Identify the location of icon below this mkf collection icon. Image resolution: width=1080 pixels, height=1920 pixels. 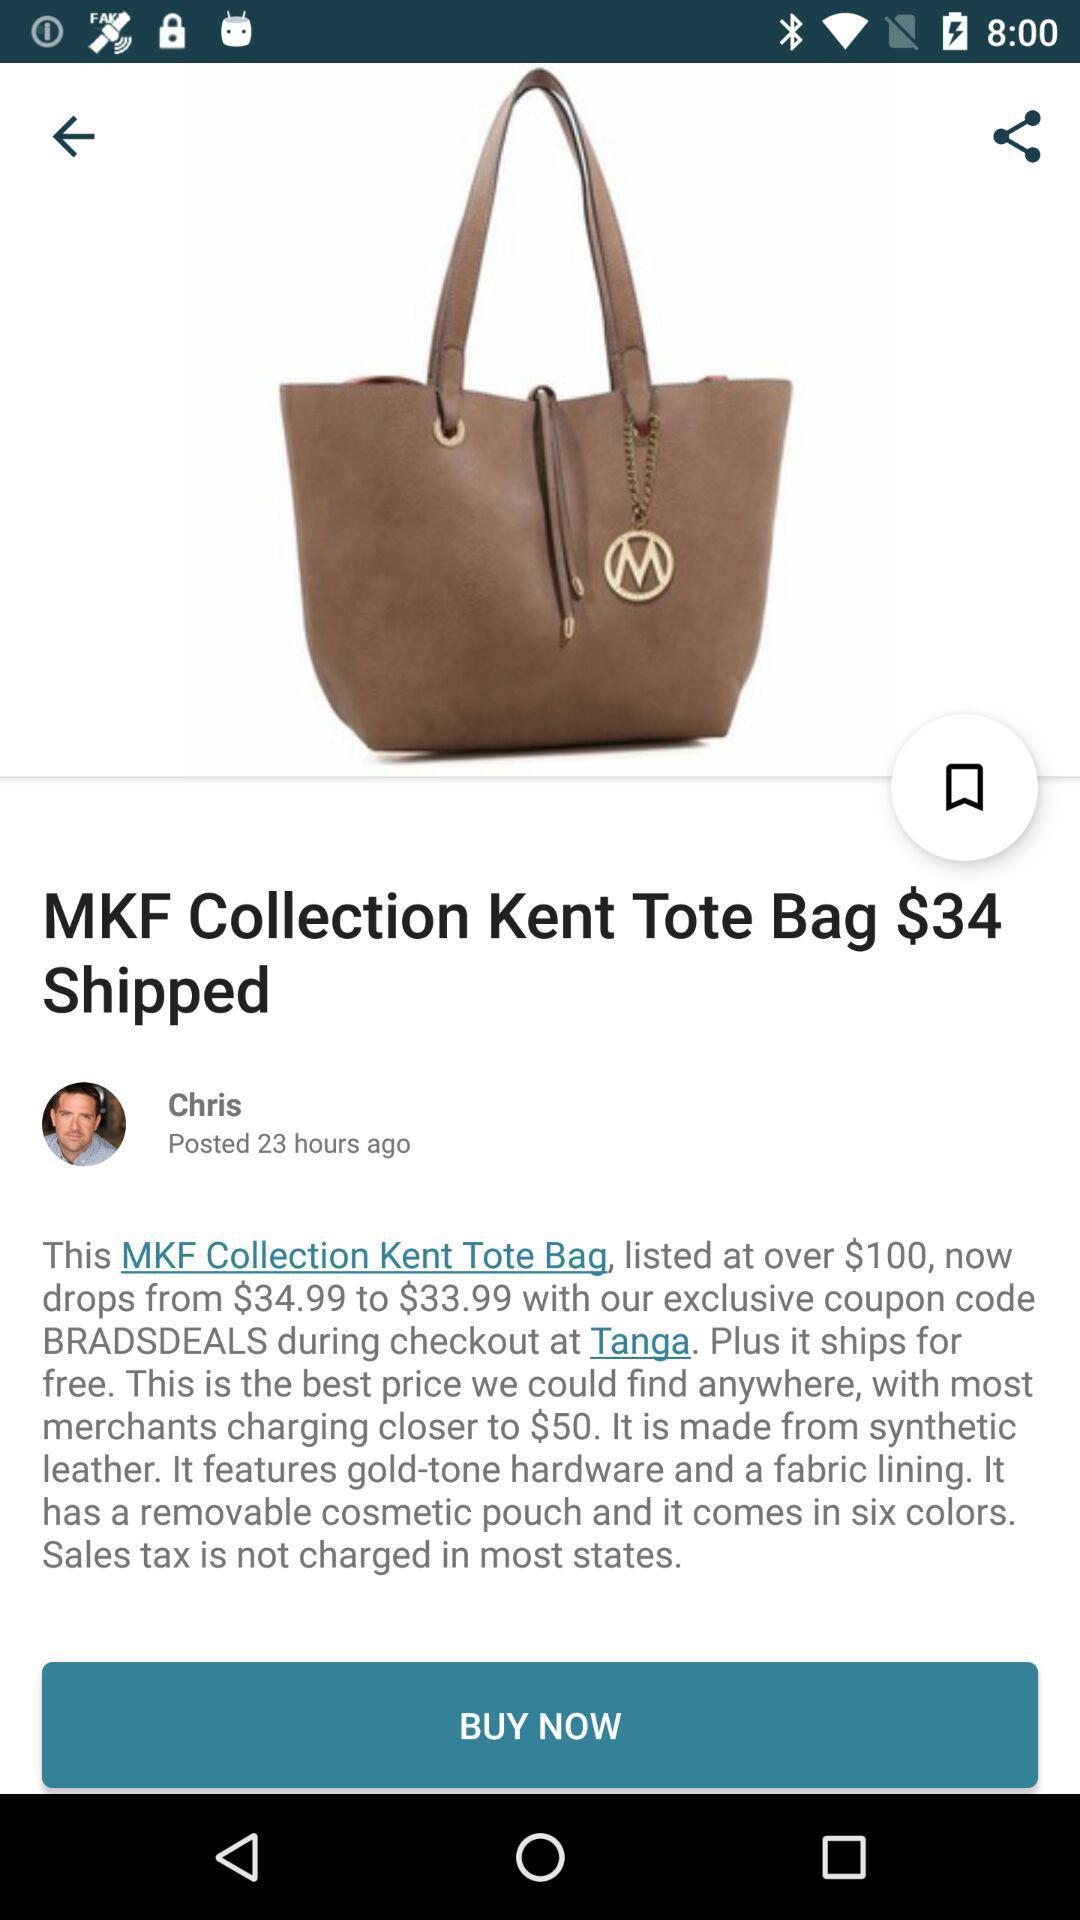
(540, 1723).